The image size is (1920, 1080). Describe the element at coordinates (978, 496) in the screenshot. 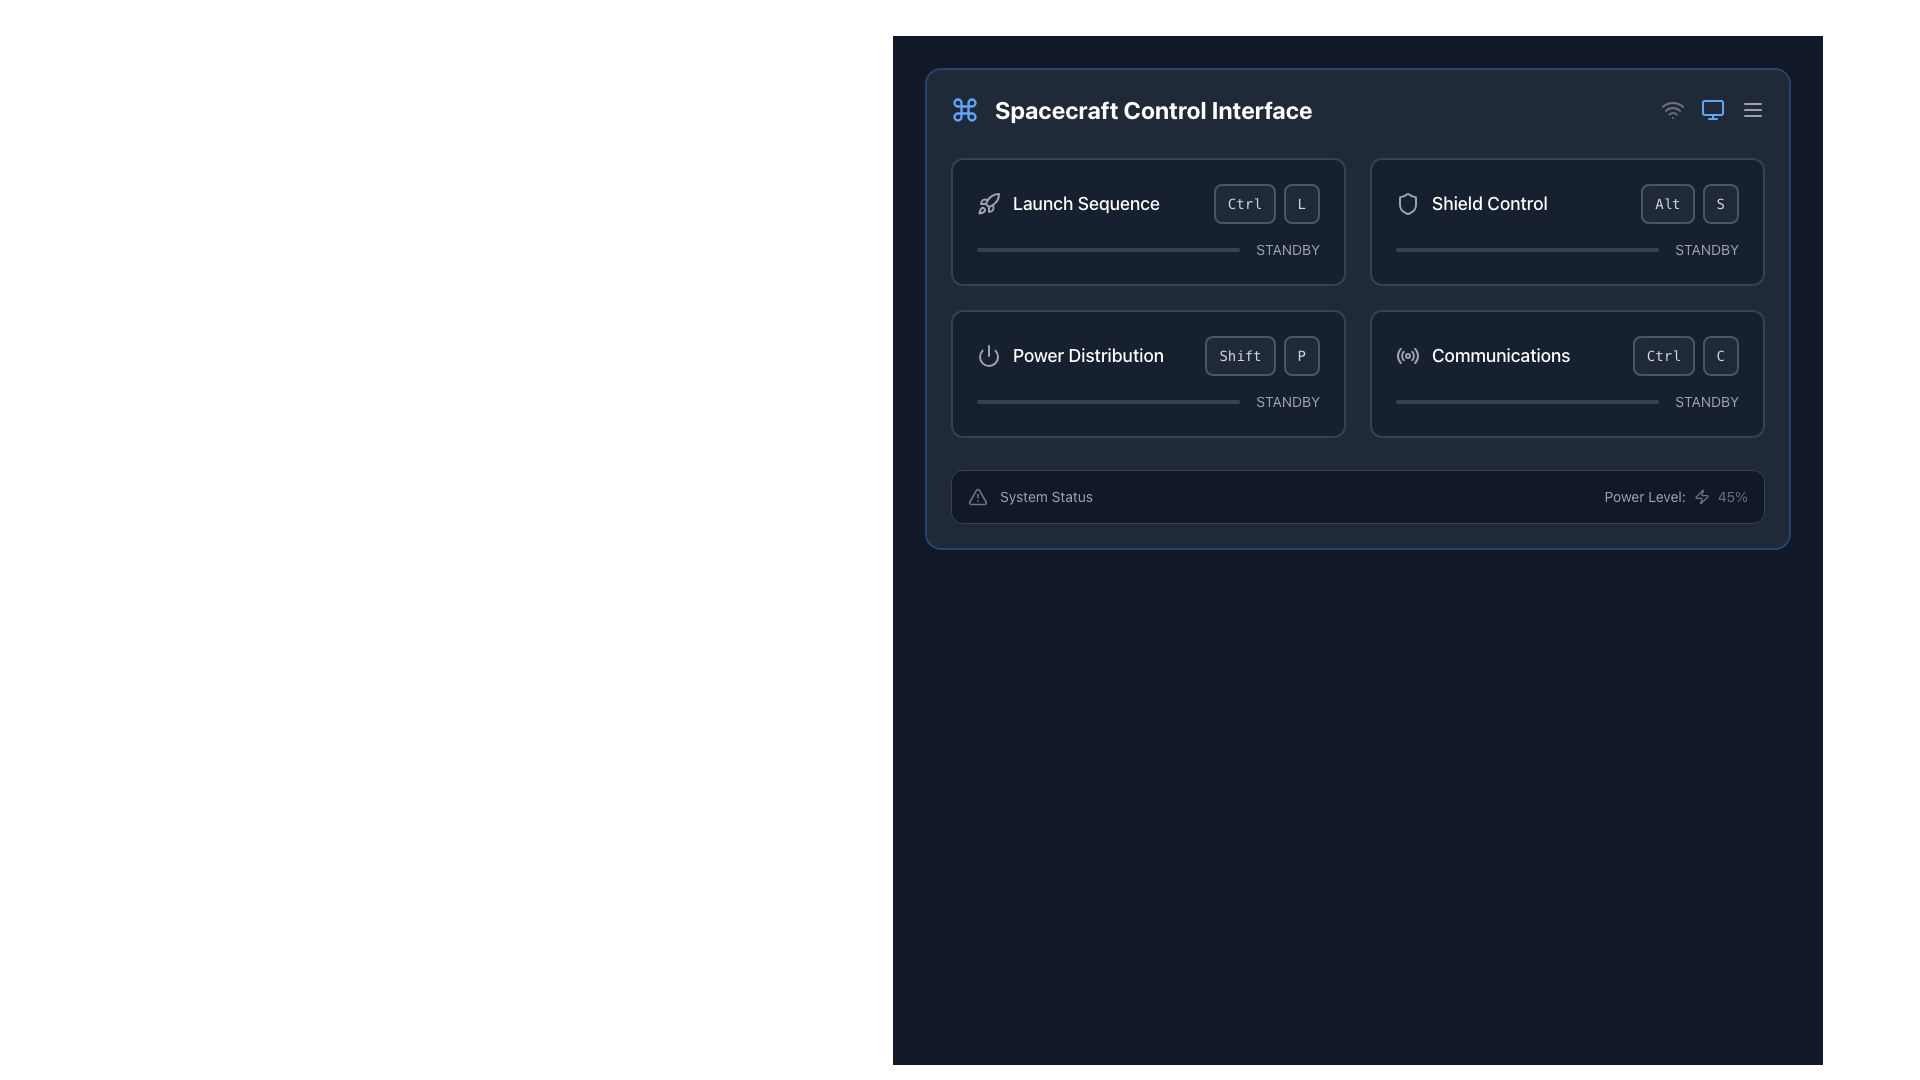

I see `the alert indicator icon in the 'System Status' section, which suggests a warning or issue in the system` at that location.